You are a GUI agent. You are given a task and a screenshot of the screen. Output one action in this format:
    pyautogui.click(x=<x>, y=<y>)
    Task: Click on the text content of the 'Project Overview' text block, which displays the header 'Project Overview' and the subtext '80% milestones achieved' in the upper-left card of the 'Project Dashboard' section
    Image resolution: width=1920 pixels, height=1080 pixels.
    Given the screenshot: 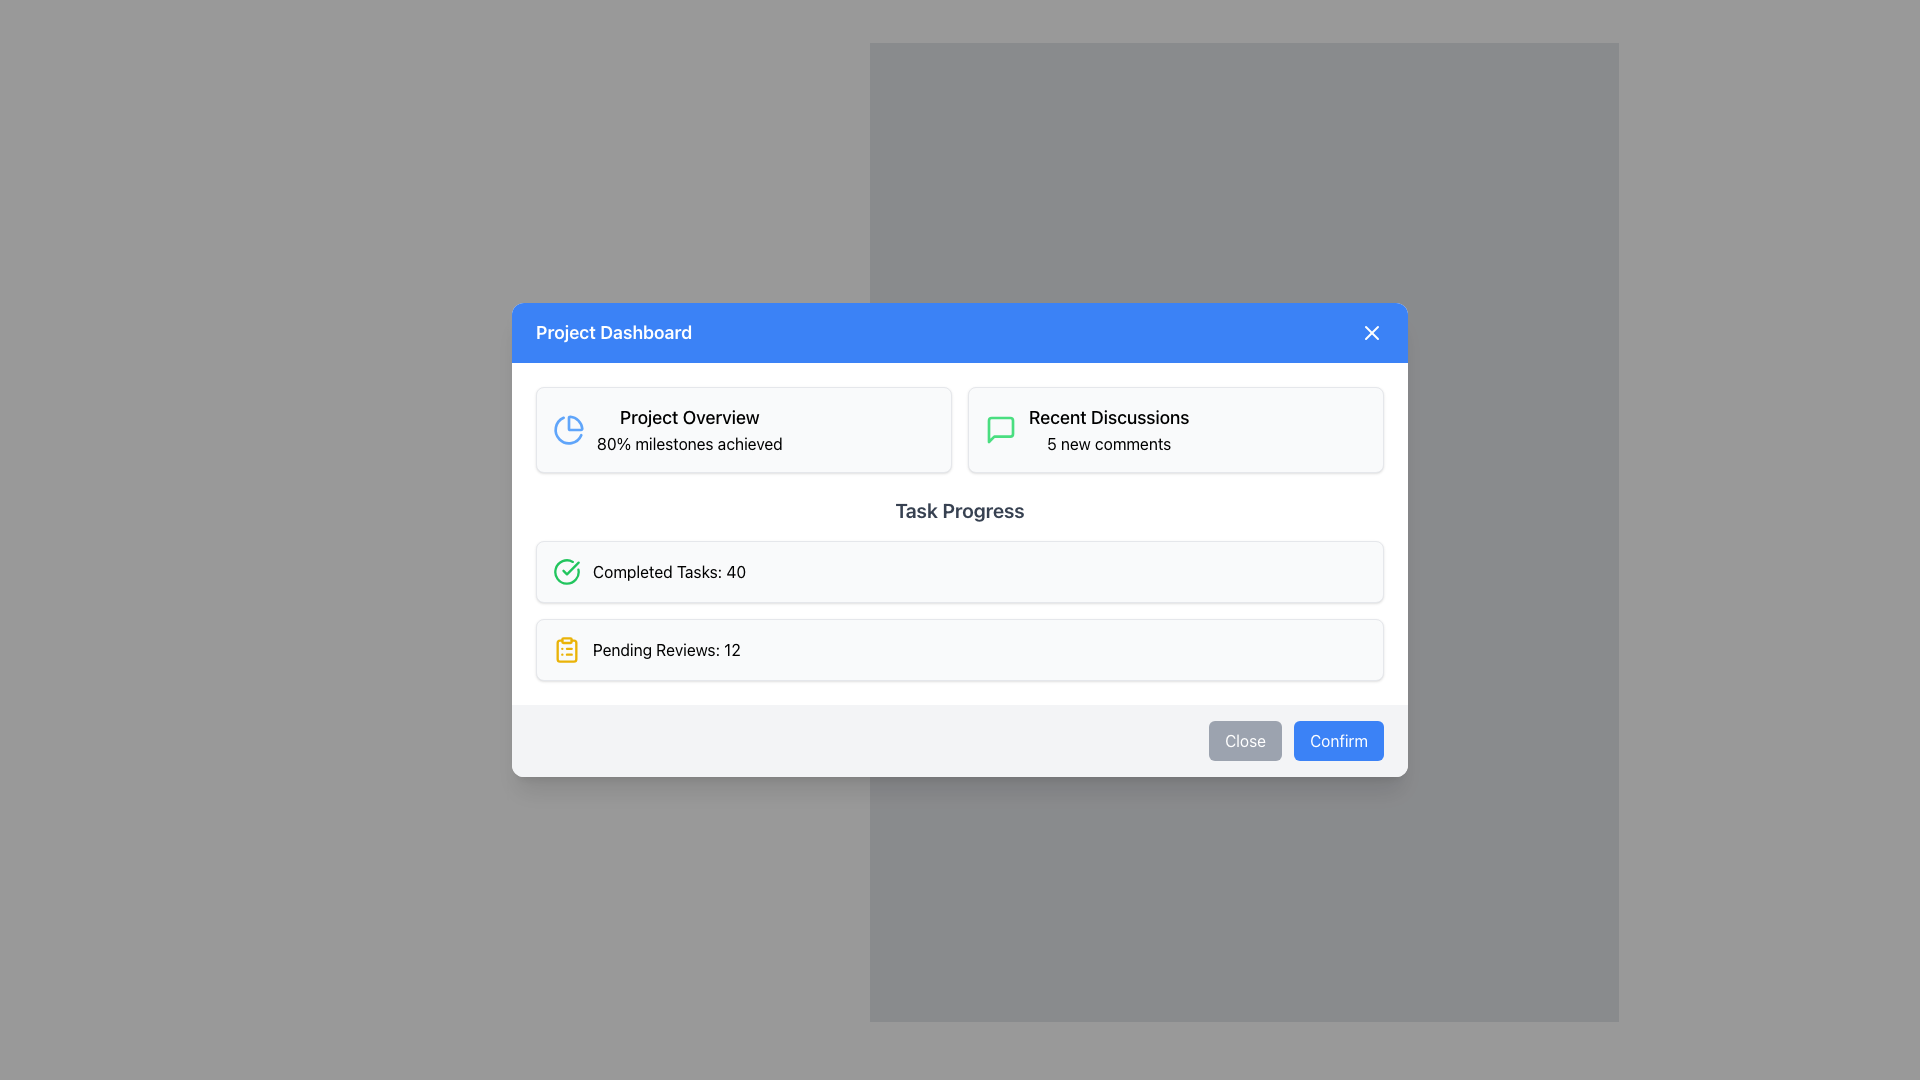 What is the action you would take?
    pyautogui.click(x=689, y=428)
    